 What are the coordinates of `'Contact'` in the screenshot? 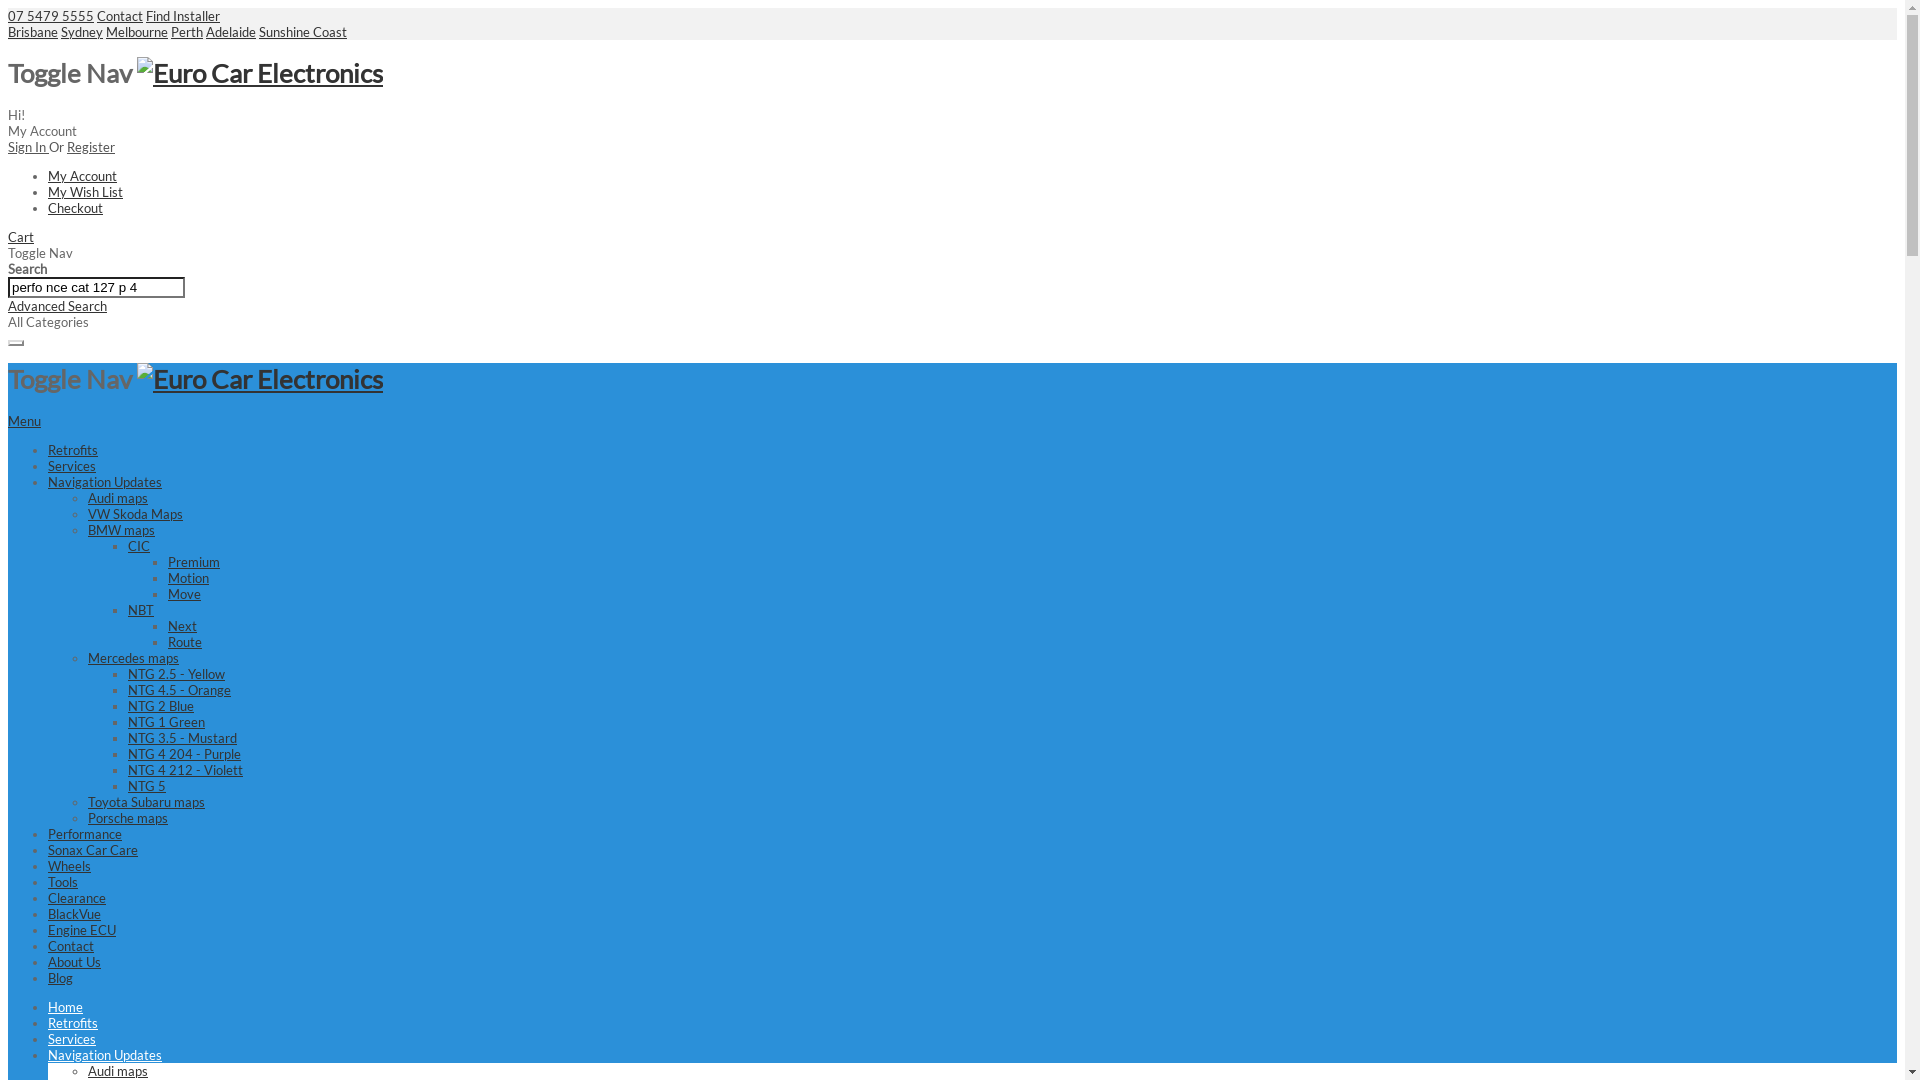 It's located at (71, 945).